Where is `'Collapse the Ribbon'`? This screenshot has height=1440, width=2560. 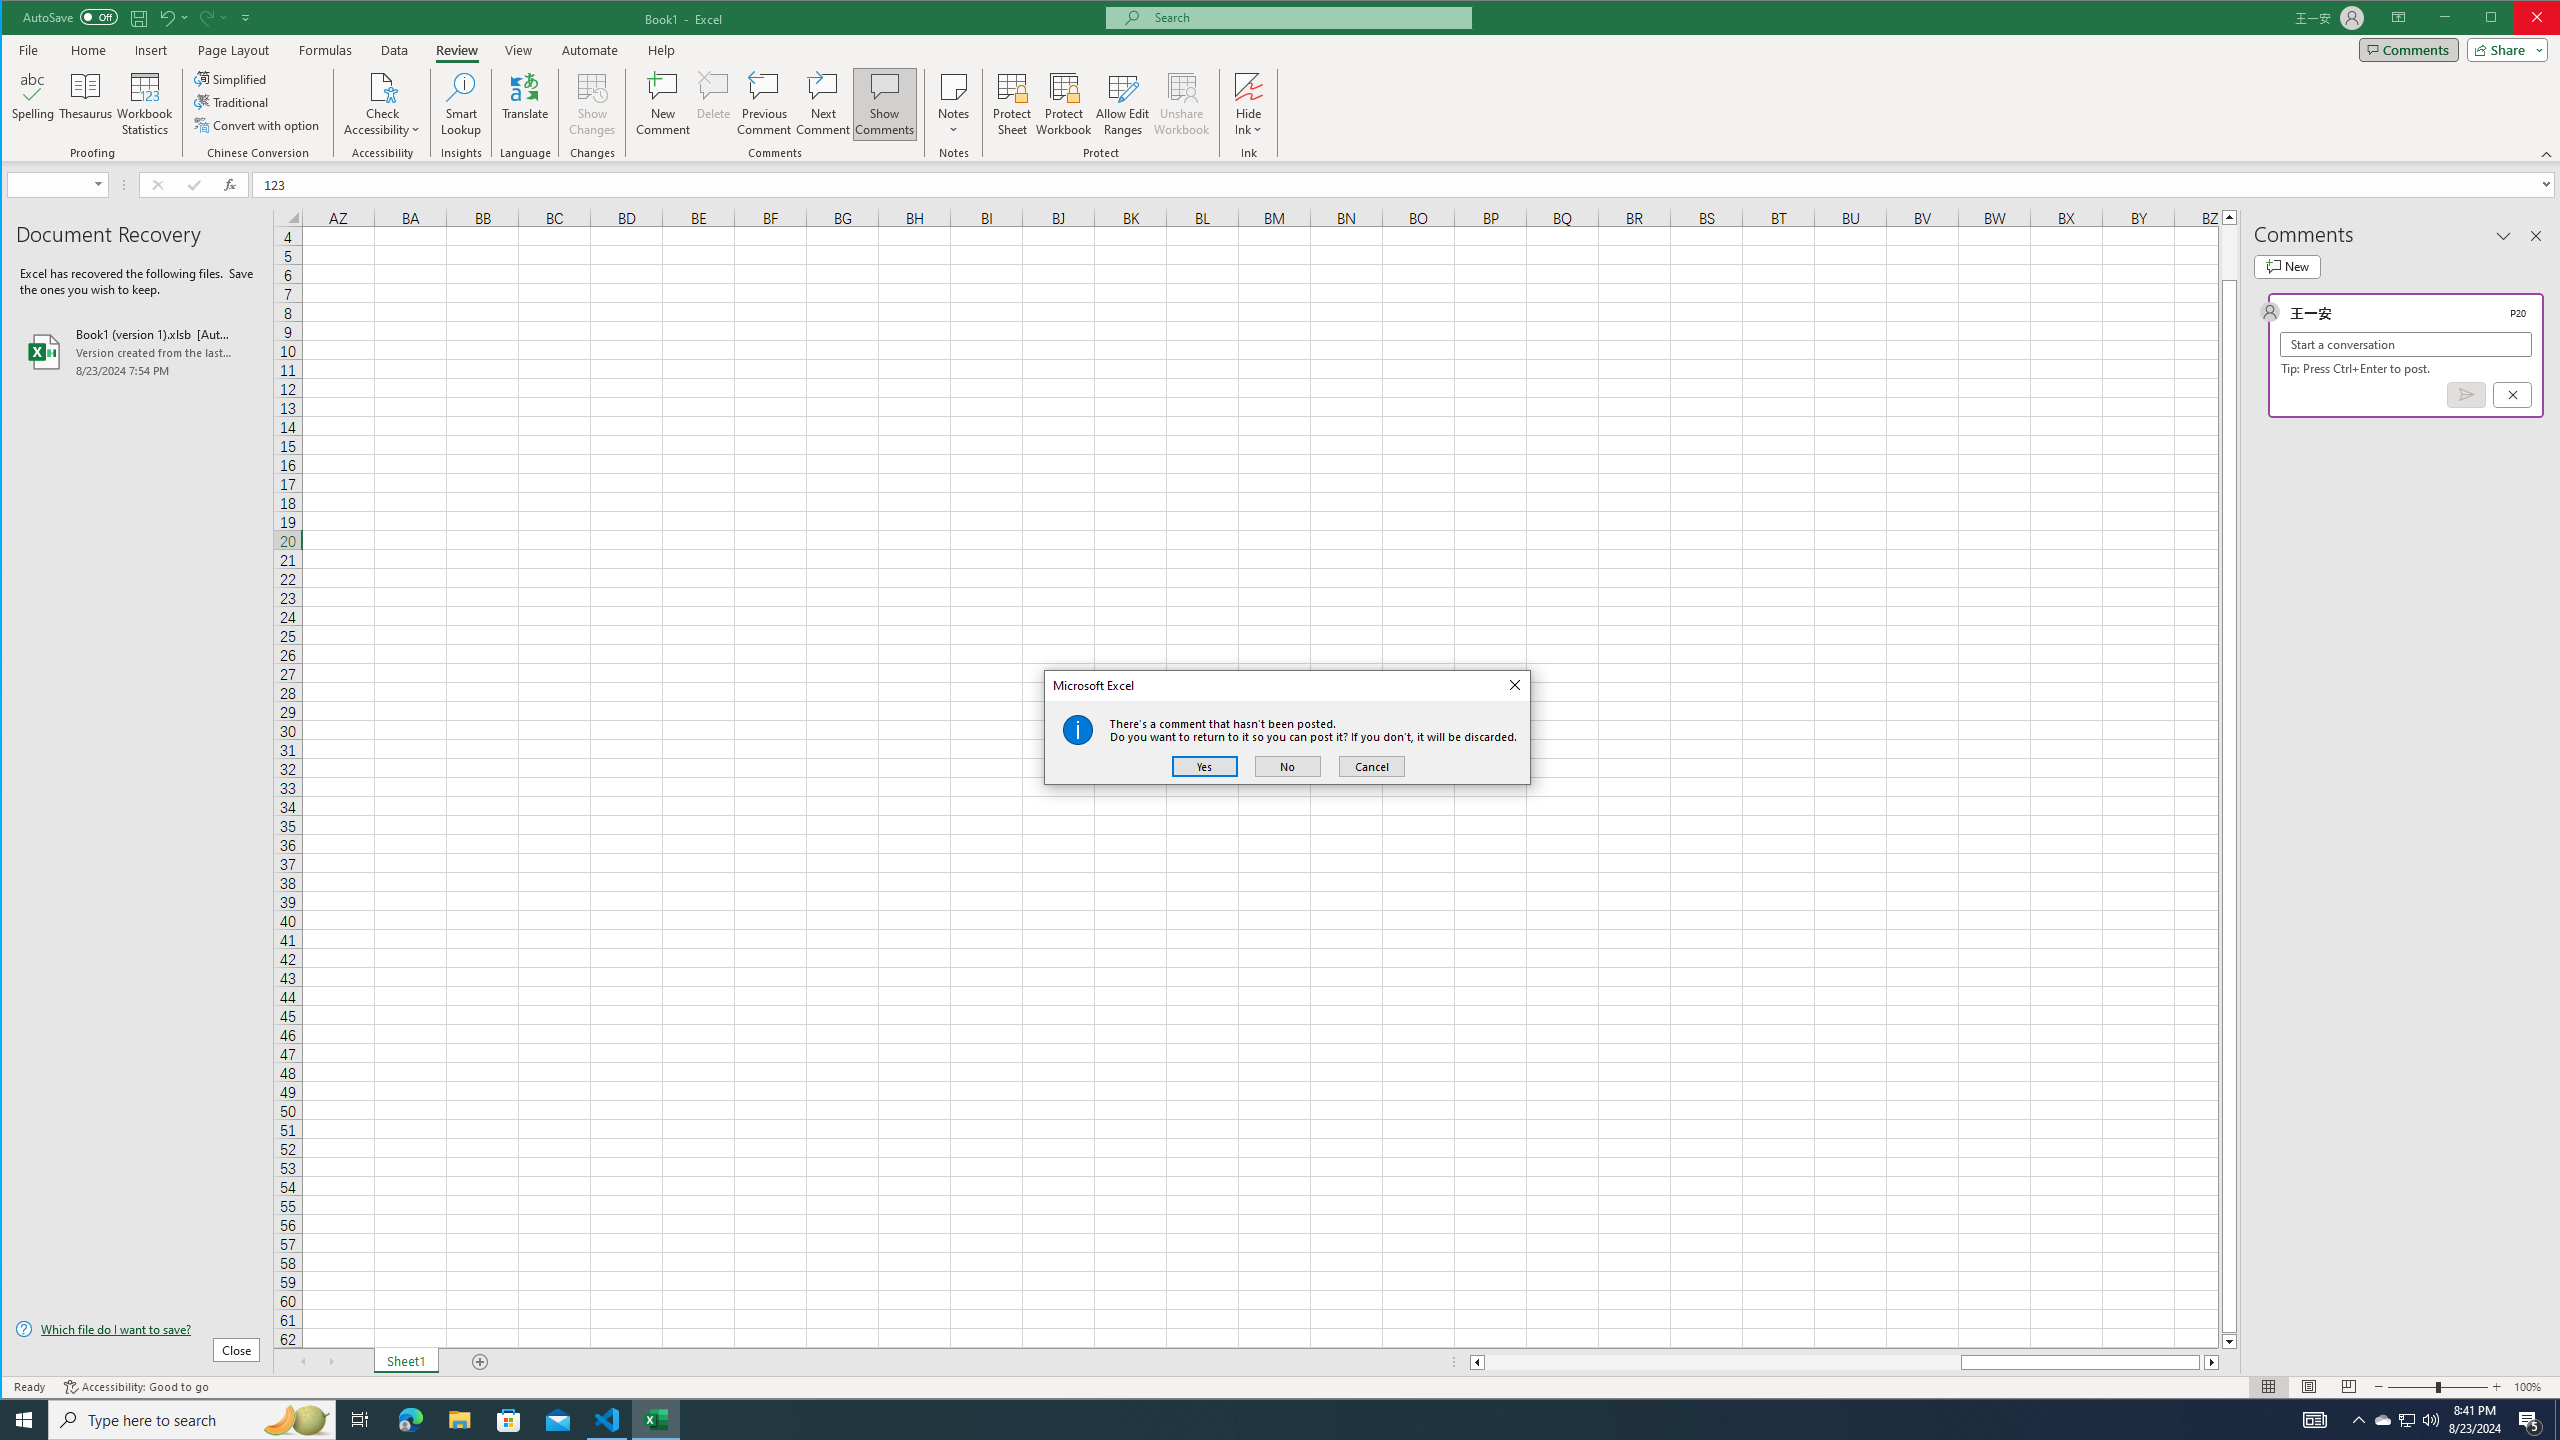
'Collapse the Ribbon' is located at coordinates (2547, 153).